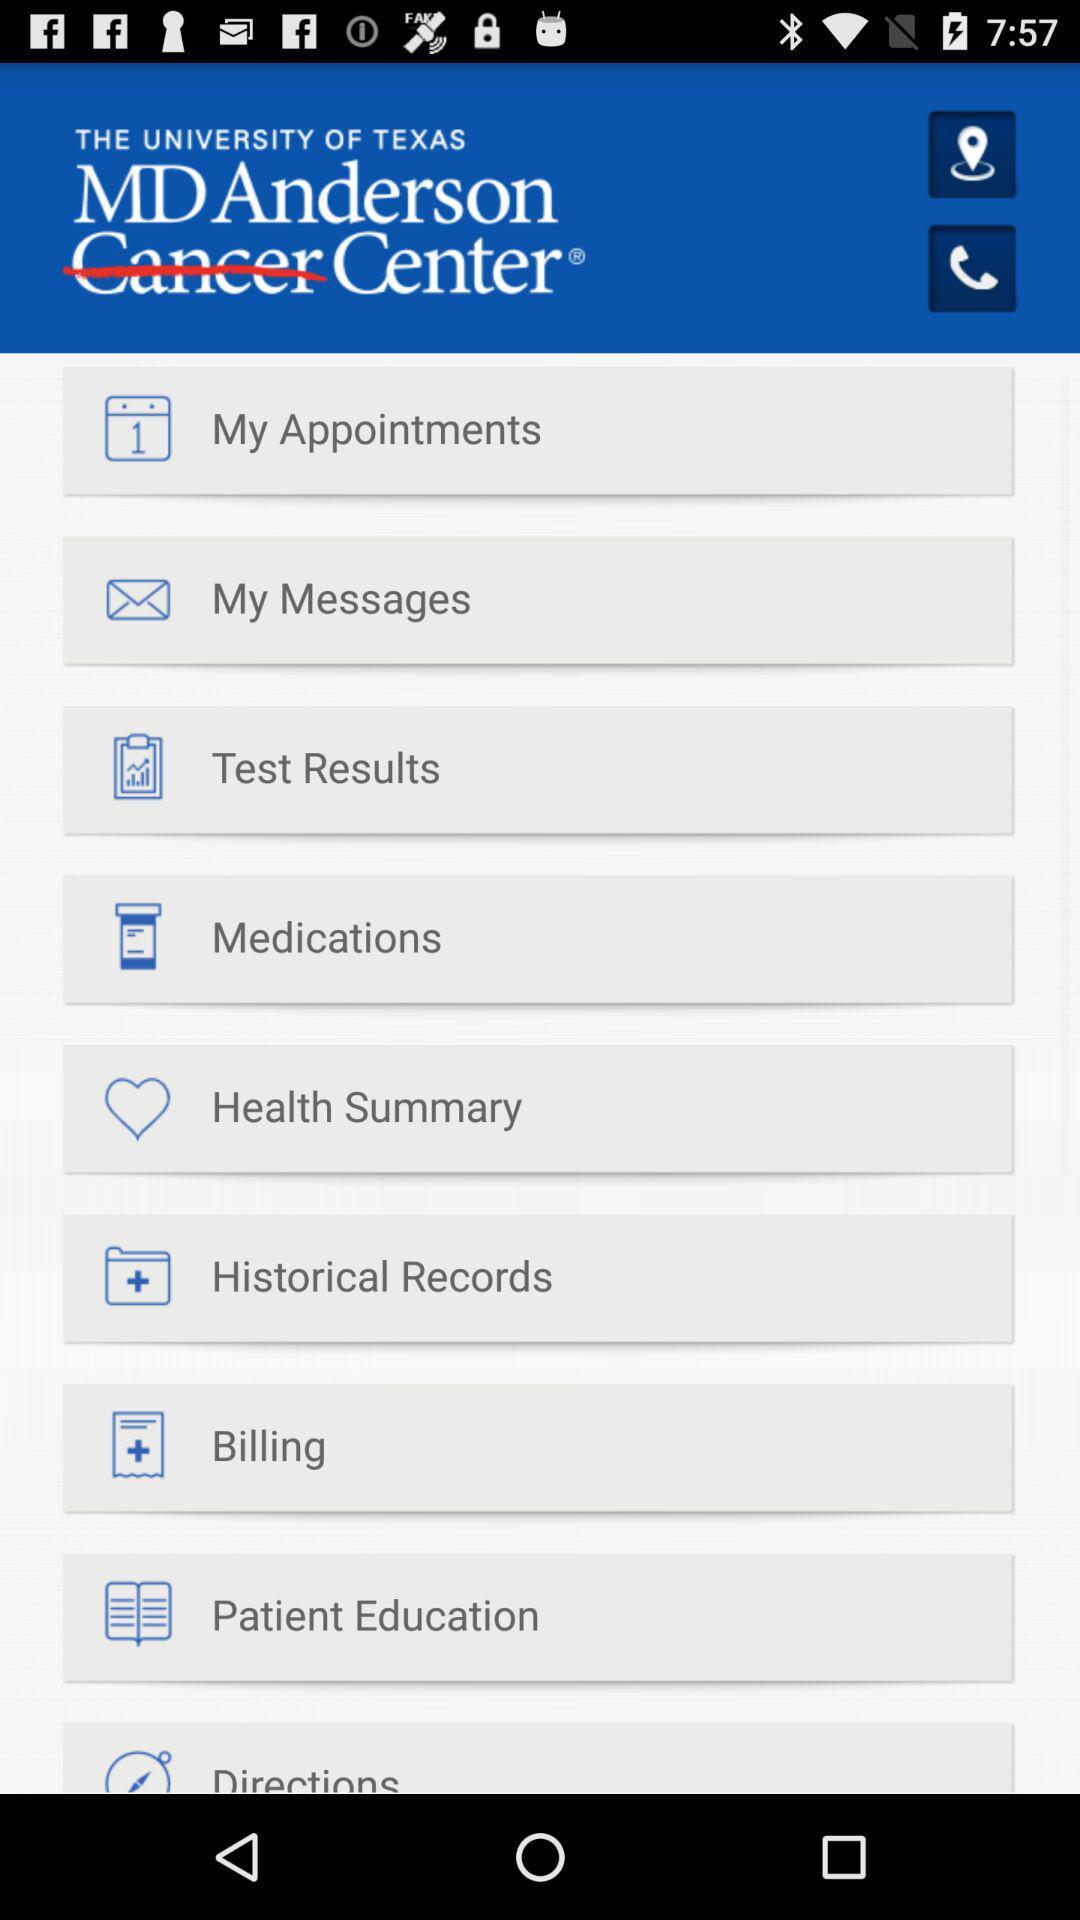 Image resolution: width=1080 pixels, height=1920 pixels. I want to click on billing icon, so click(194, 1455).